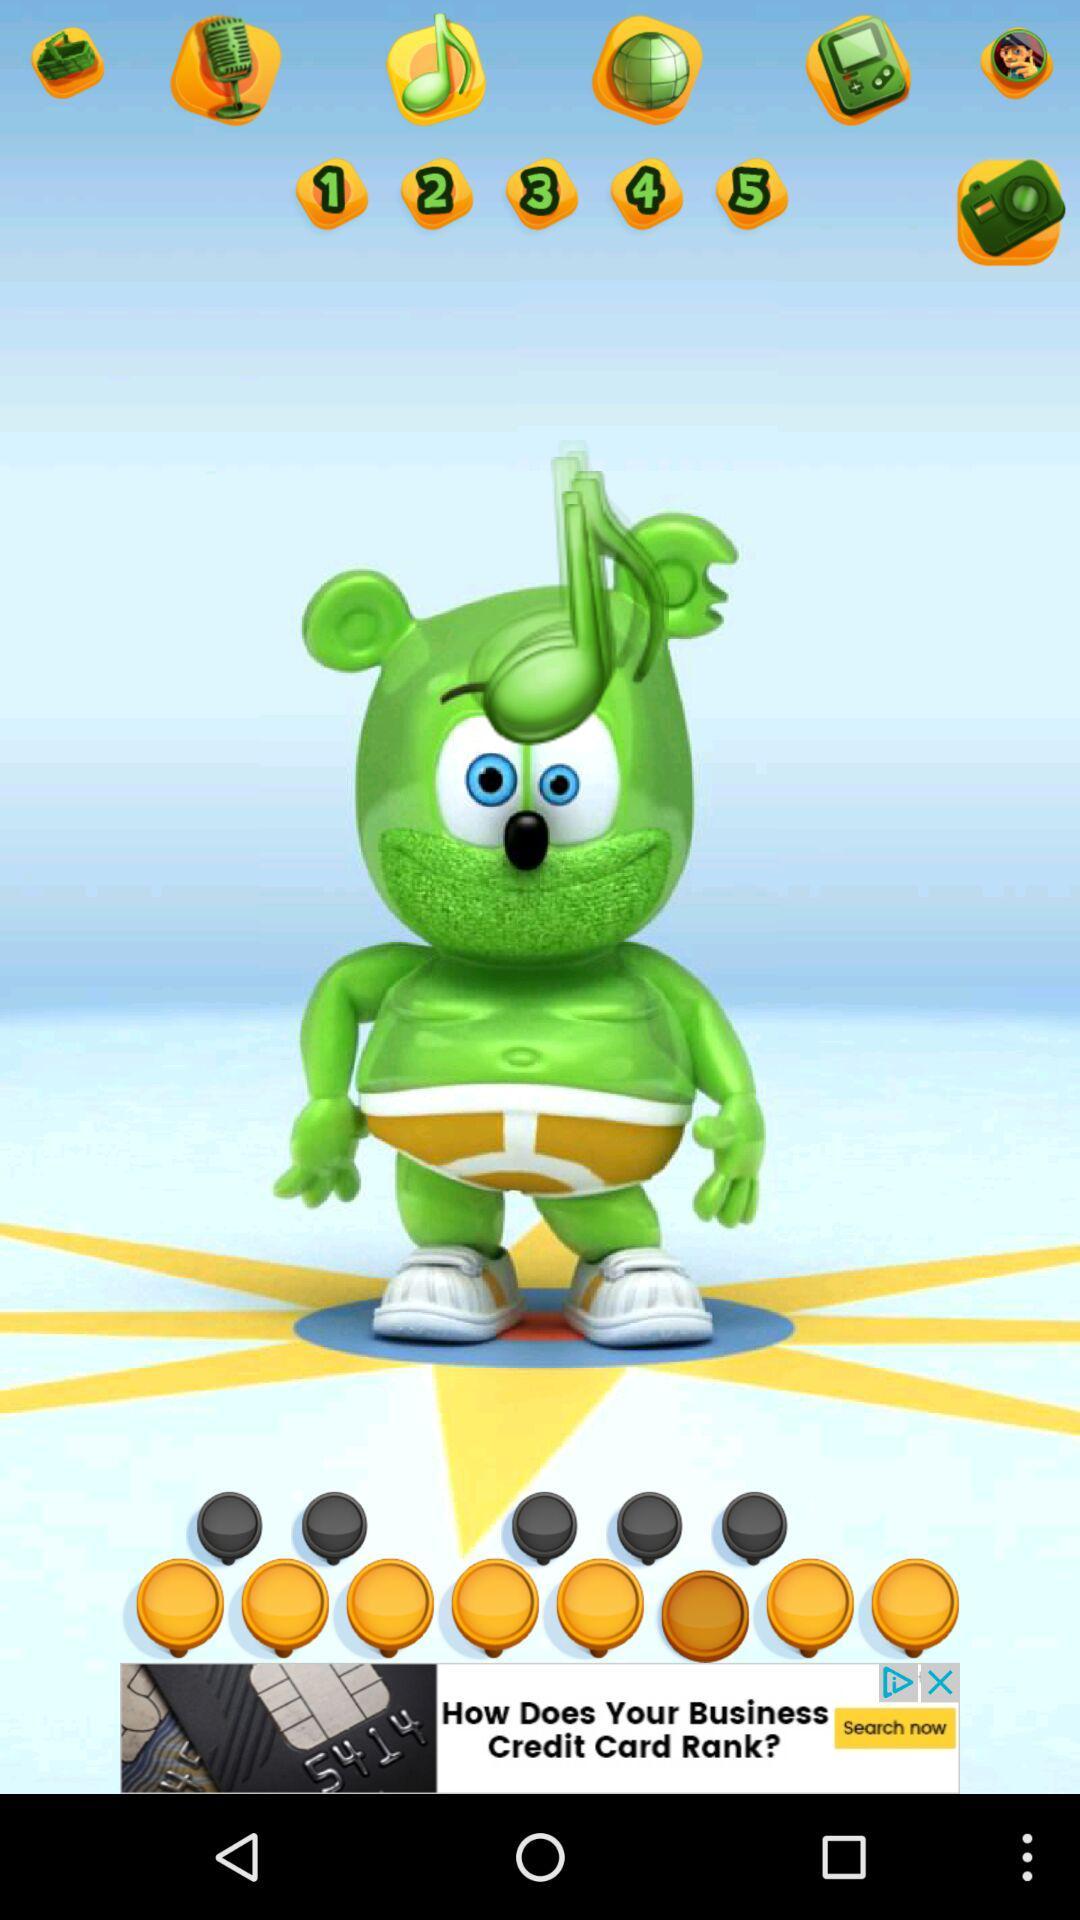 The height and width of the screenshot is (1920, 1080). What do you see at coordinates (64, 70) in the screenshot?
I see `the emoji icon` at bounding box center [64, 70].